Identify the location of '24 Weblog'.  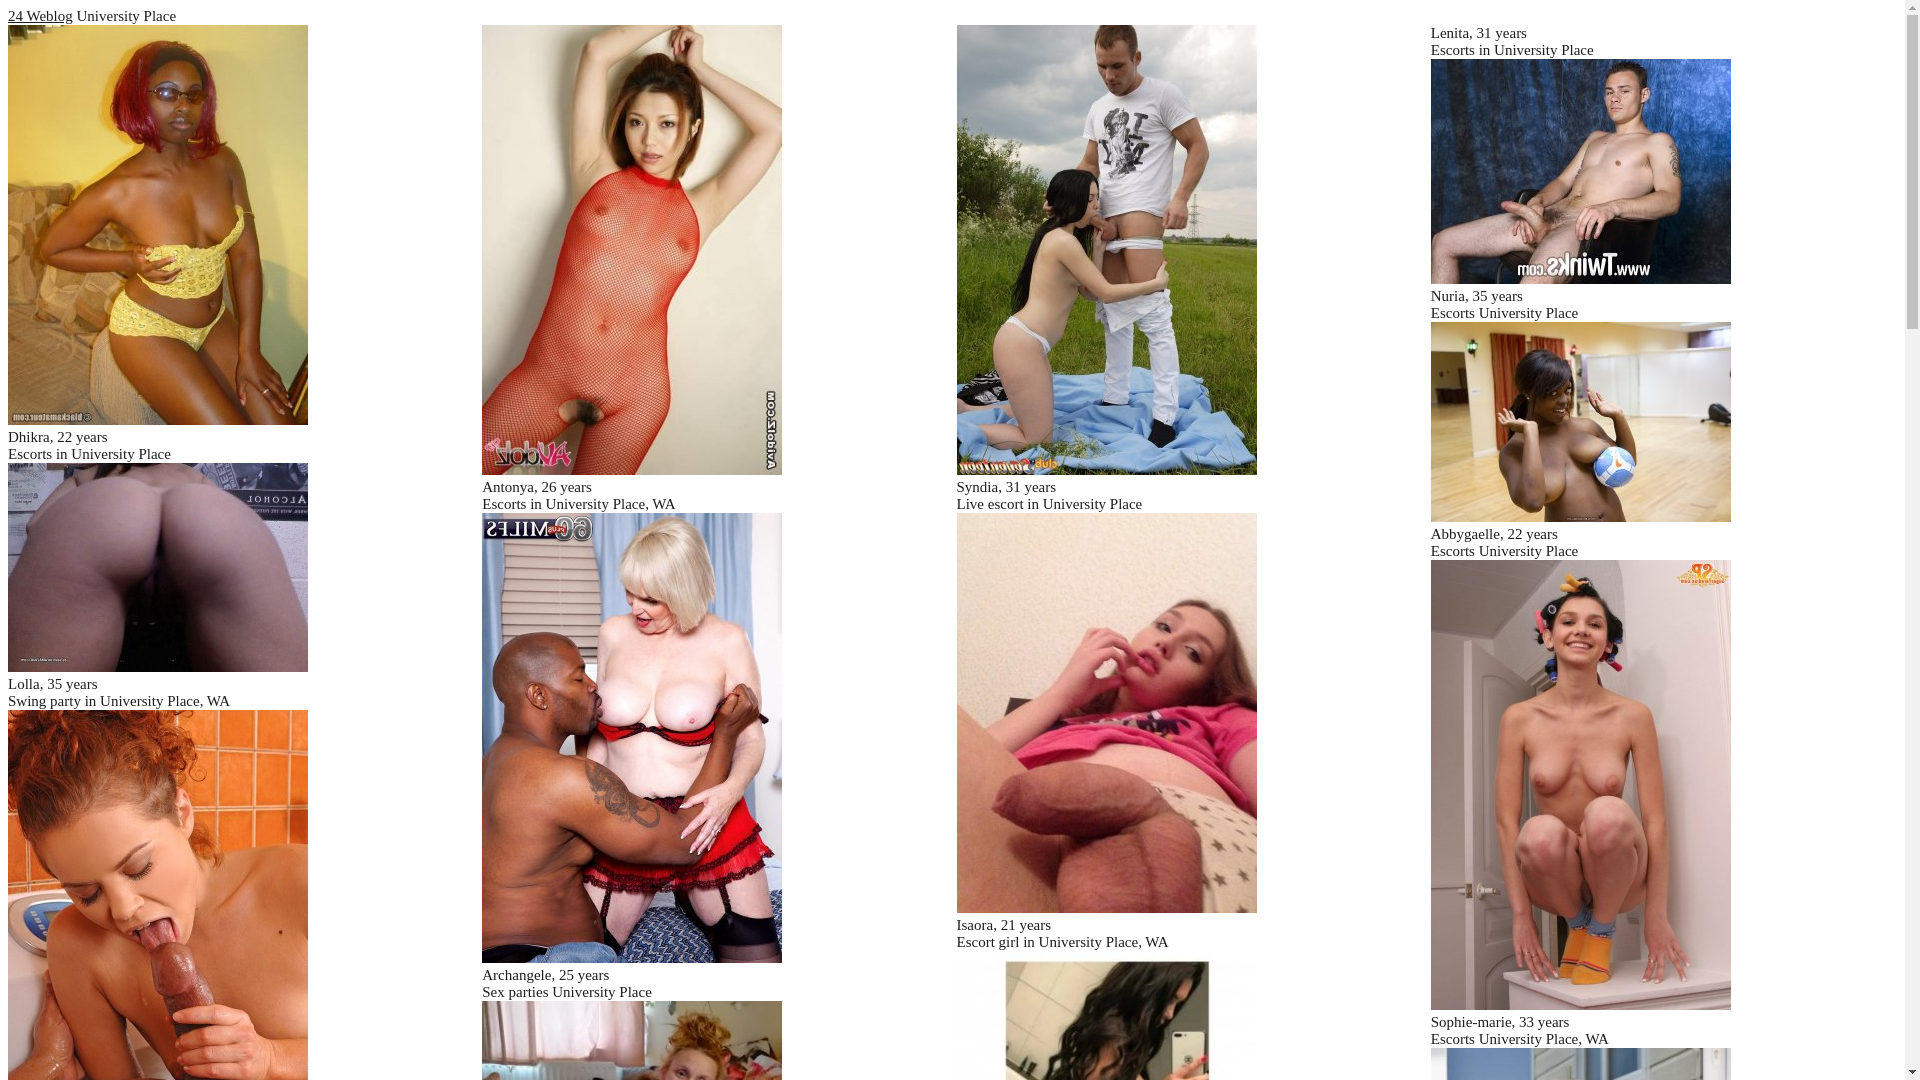
(8, 15).